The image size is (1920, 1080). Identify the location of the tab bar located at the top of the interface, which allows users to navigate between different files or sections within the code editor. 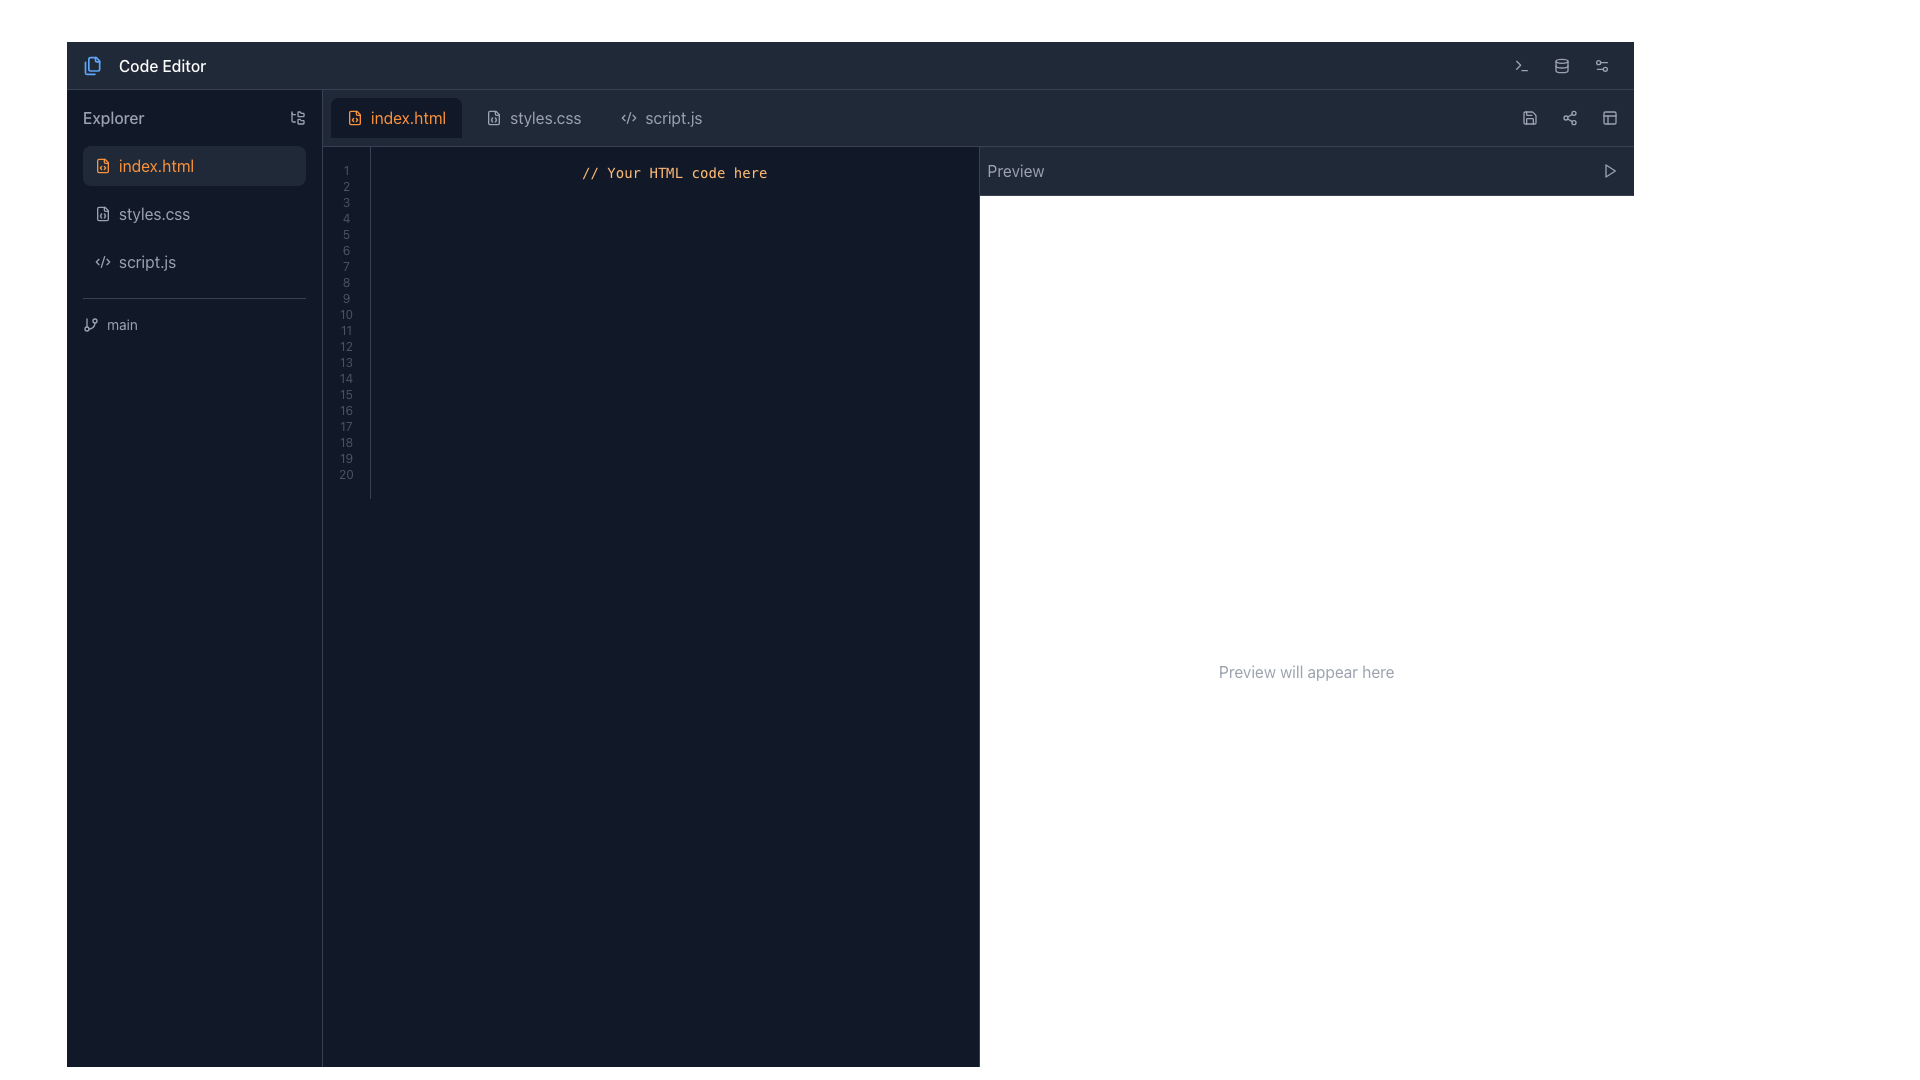
(978, 118).